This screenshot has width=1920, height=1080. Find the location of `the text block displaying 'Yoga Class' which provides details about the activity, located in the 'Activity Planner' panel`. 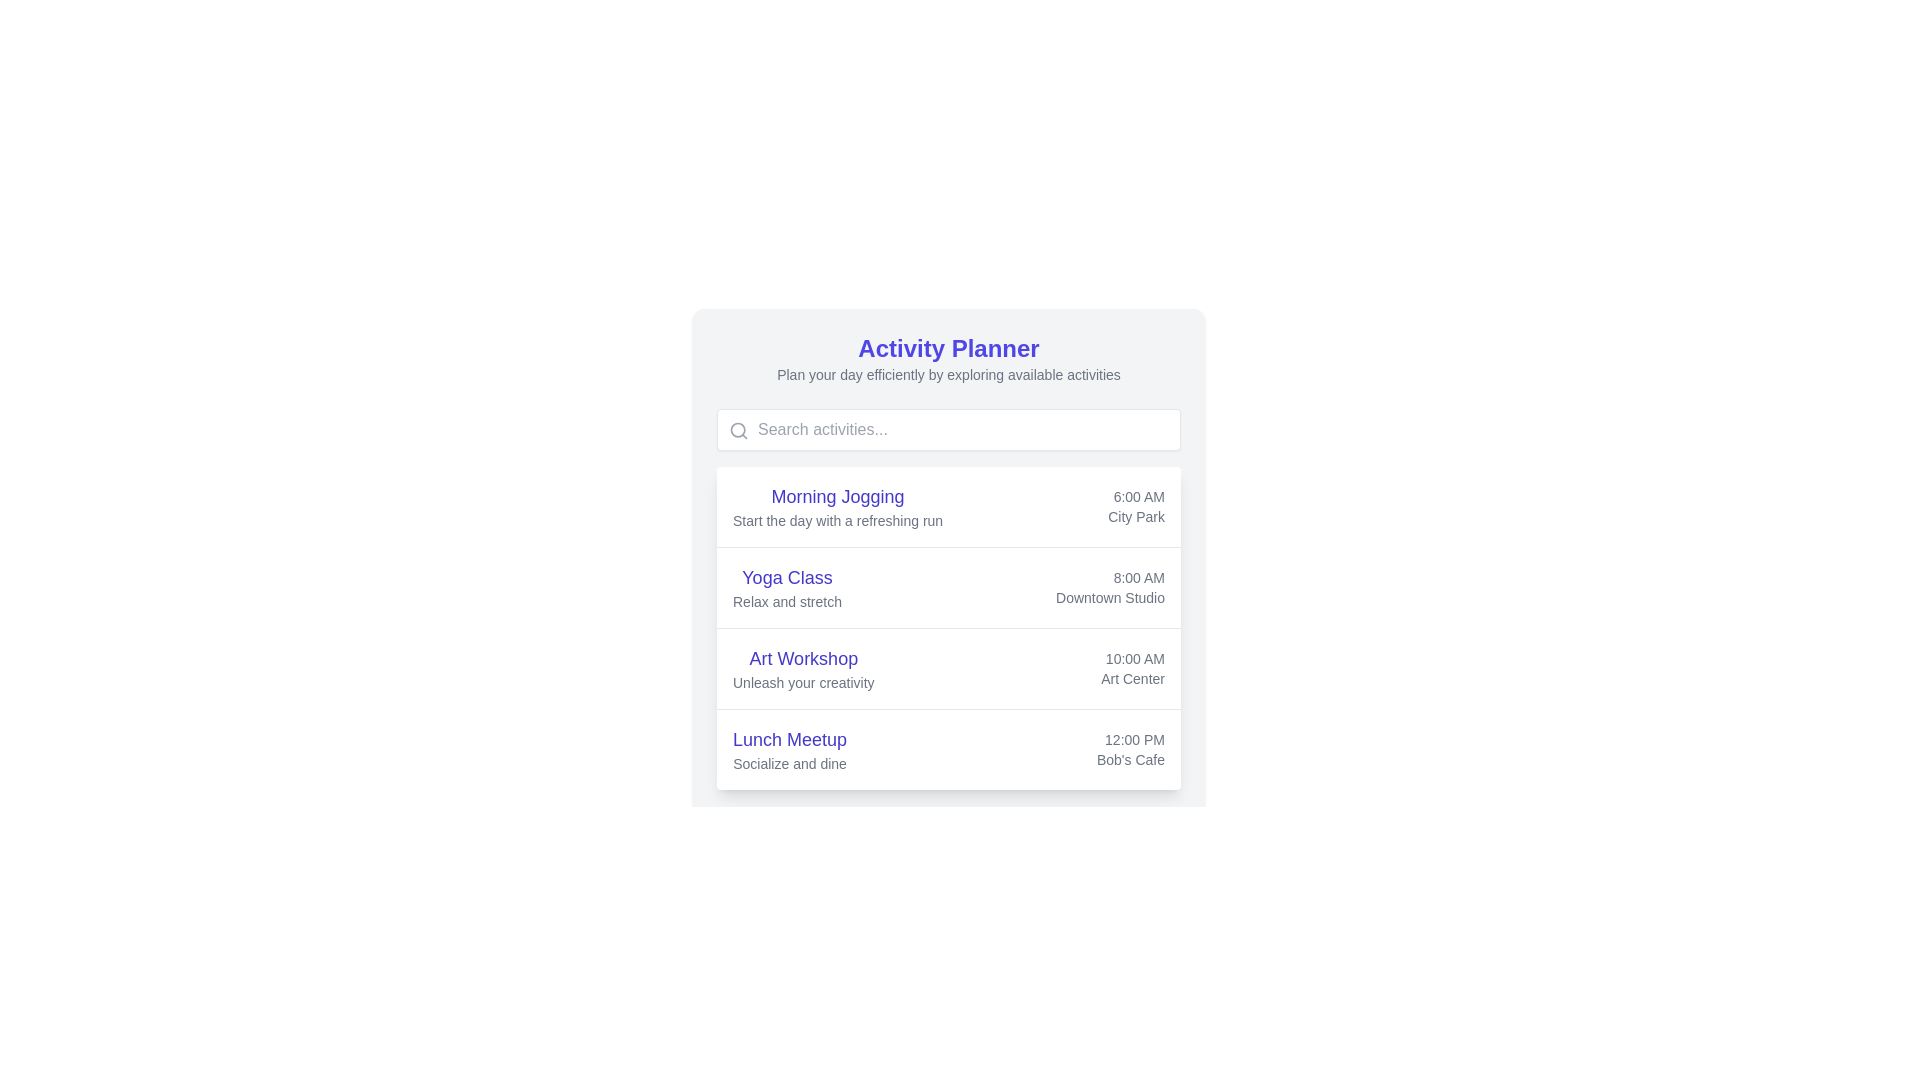

the text block displaying 'Yoga Class' which provides details about the activity, located in the 'Activity Planner' panel is located at coordinates (786, 586).